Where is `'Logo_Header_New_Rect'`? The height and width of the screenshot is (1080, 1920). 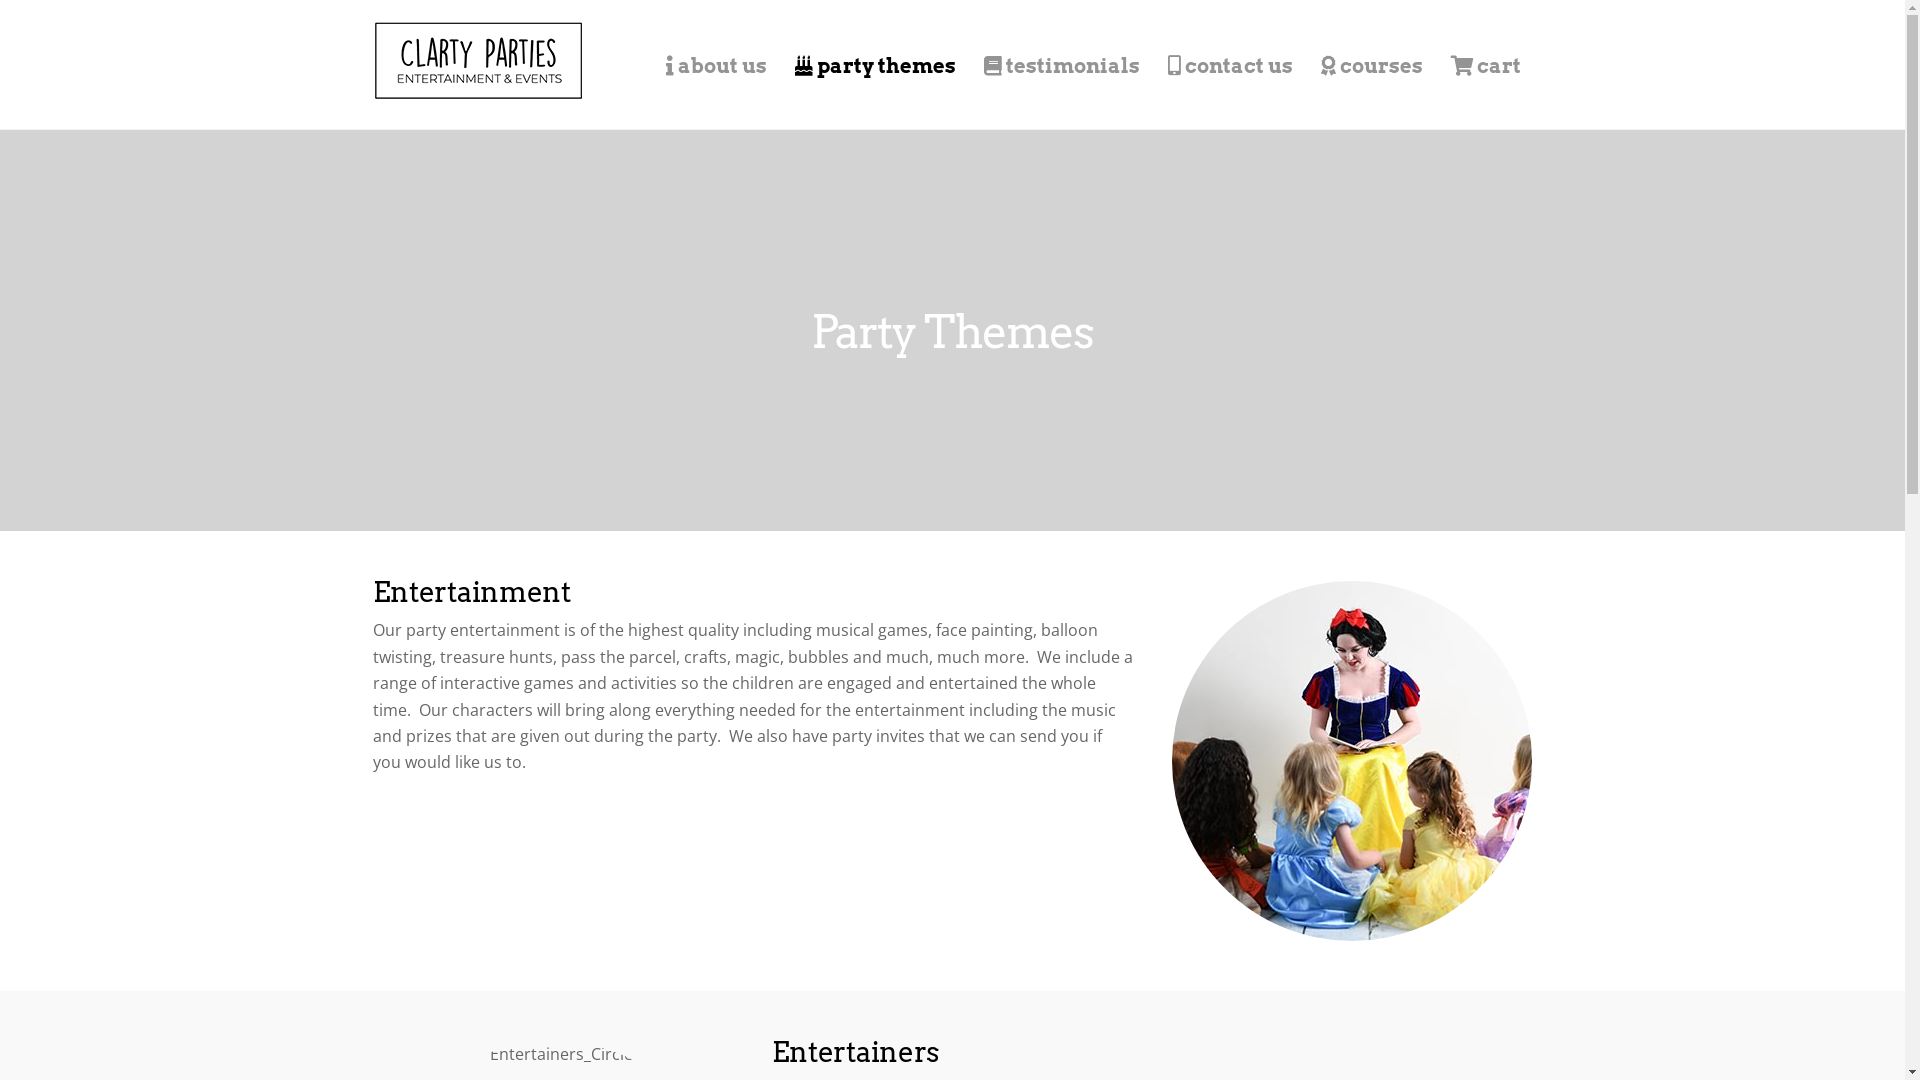 'Logo_Header_New_Rect' is located at coordinates (476, 60).